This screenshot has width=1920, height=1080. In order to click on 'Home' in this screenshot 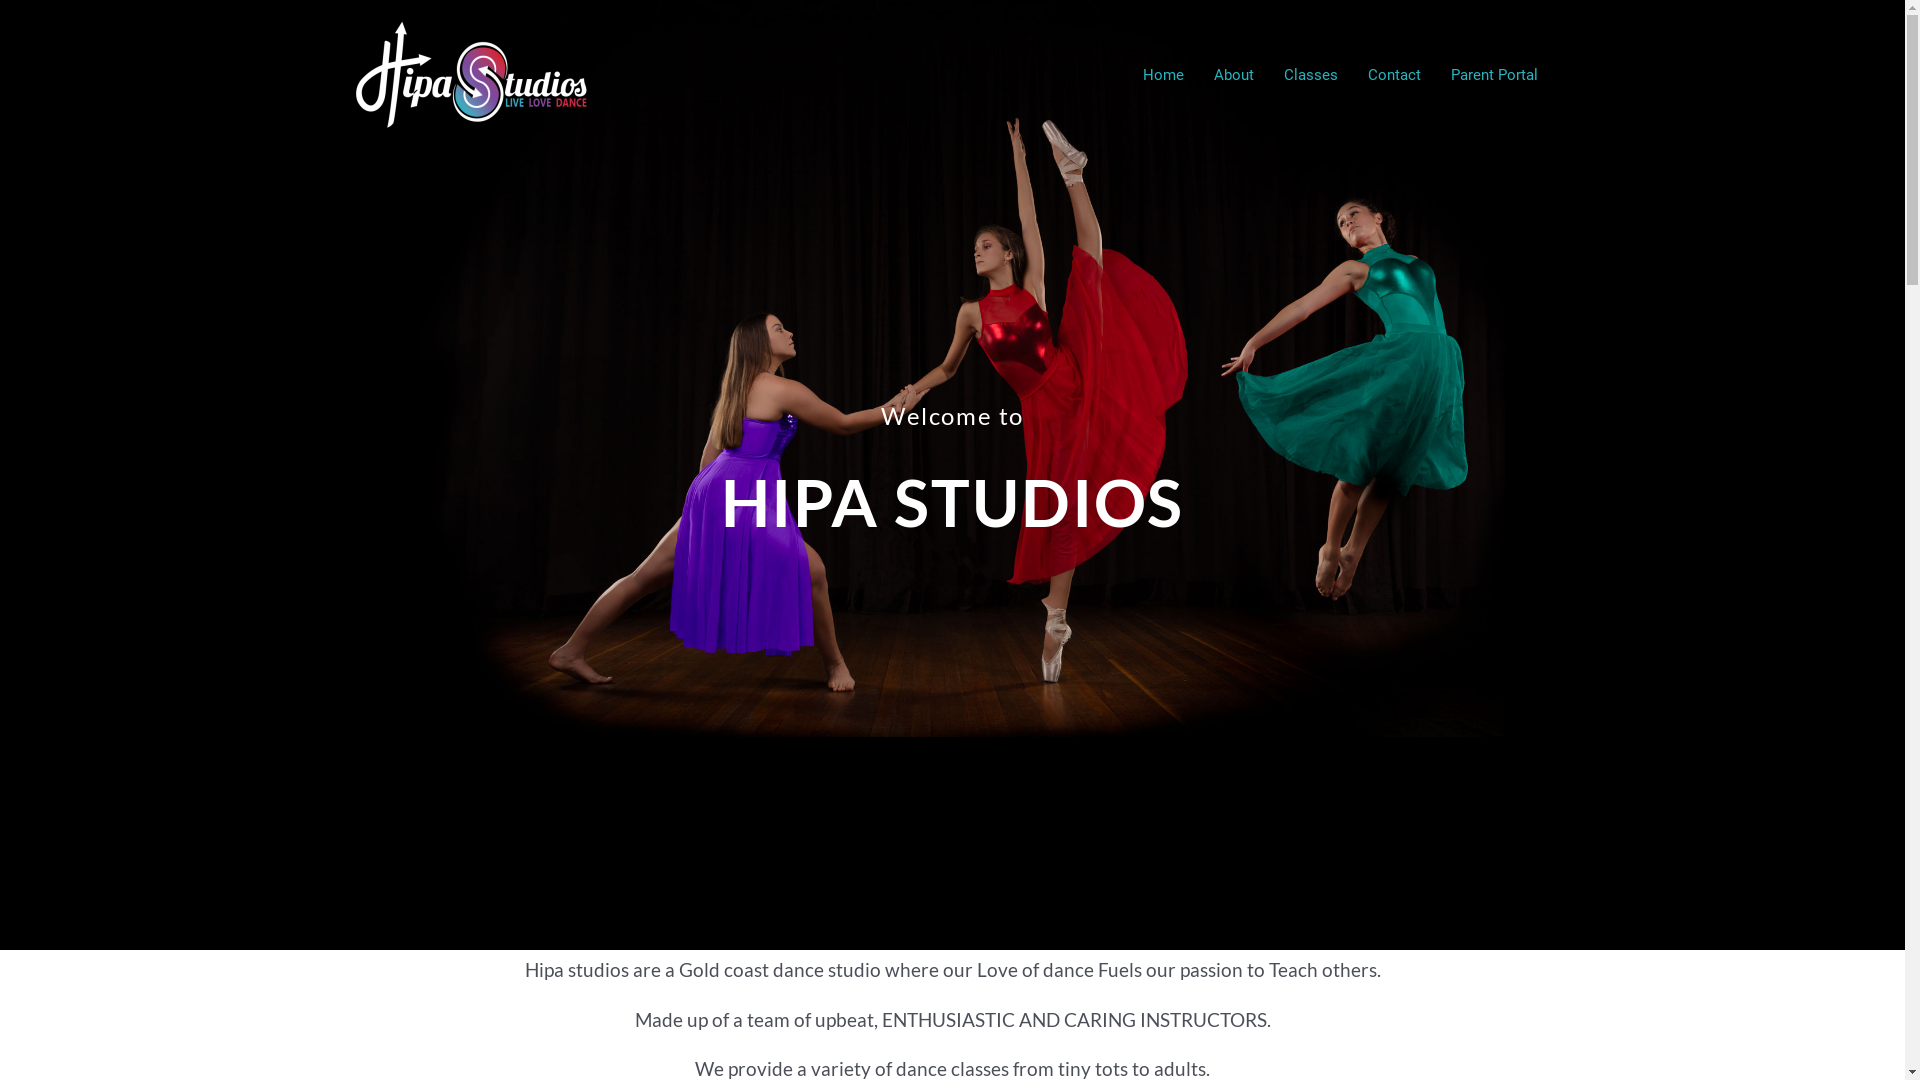, I will do `click(1163, 73)`.